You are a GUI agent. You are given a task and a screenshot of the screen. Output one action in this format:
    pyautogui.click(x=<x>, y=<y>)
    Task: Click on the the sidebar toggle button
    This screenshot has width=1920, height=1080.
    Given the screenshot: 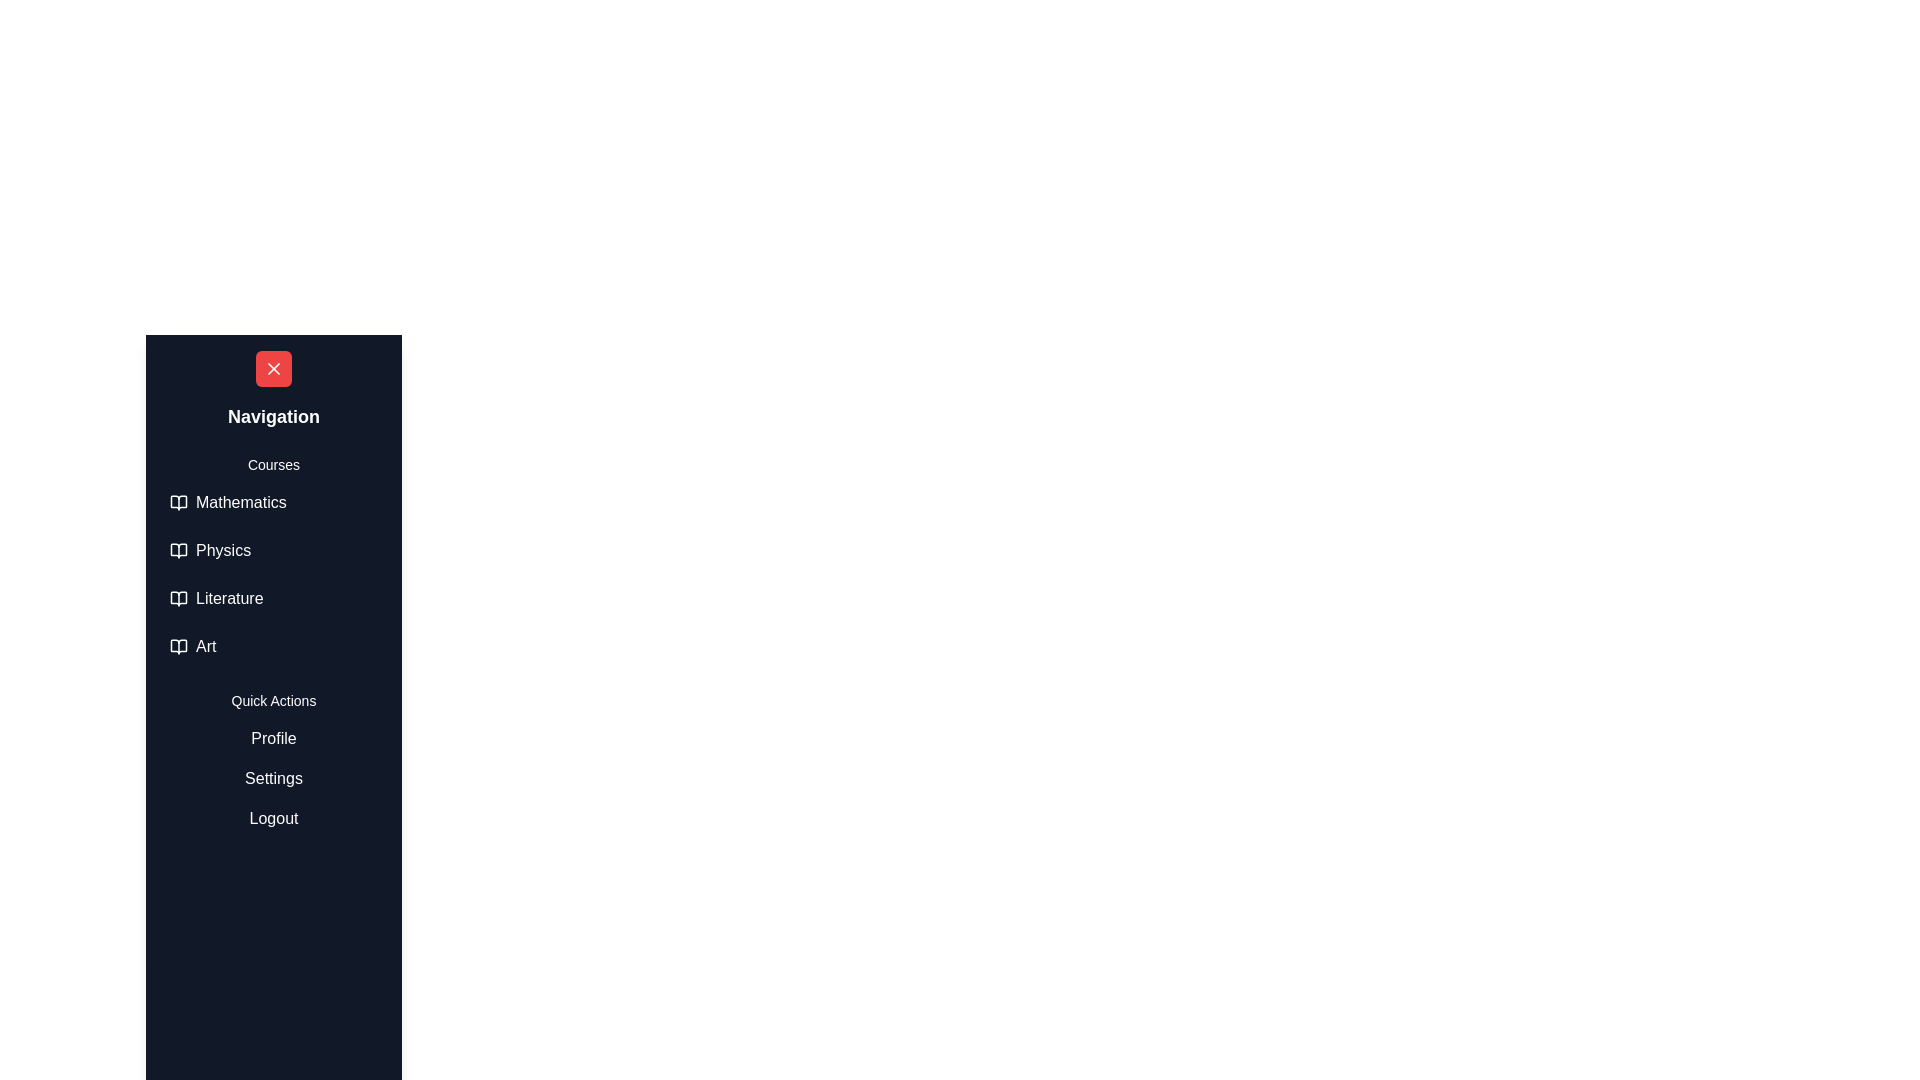 What is the action you would take?
    pyautogui.click(x=180, y=369)
    